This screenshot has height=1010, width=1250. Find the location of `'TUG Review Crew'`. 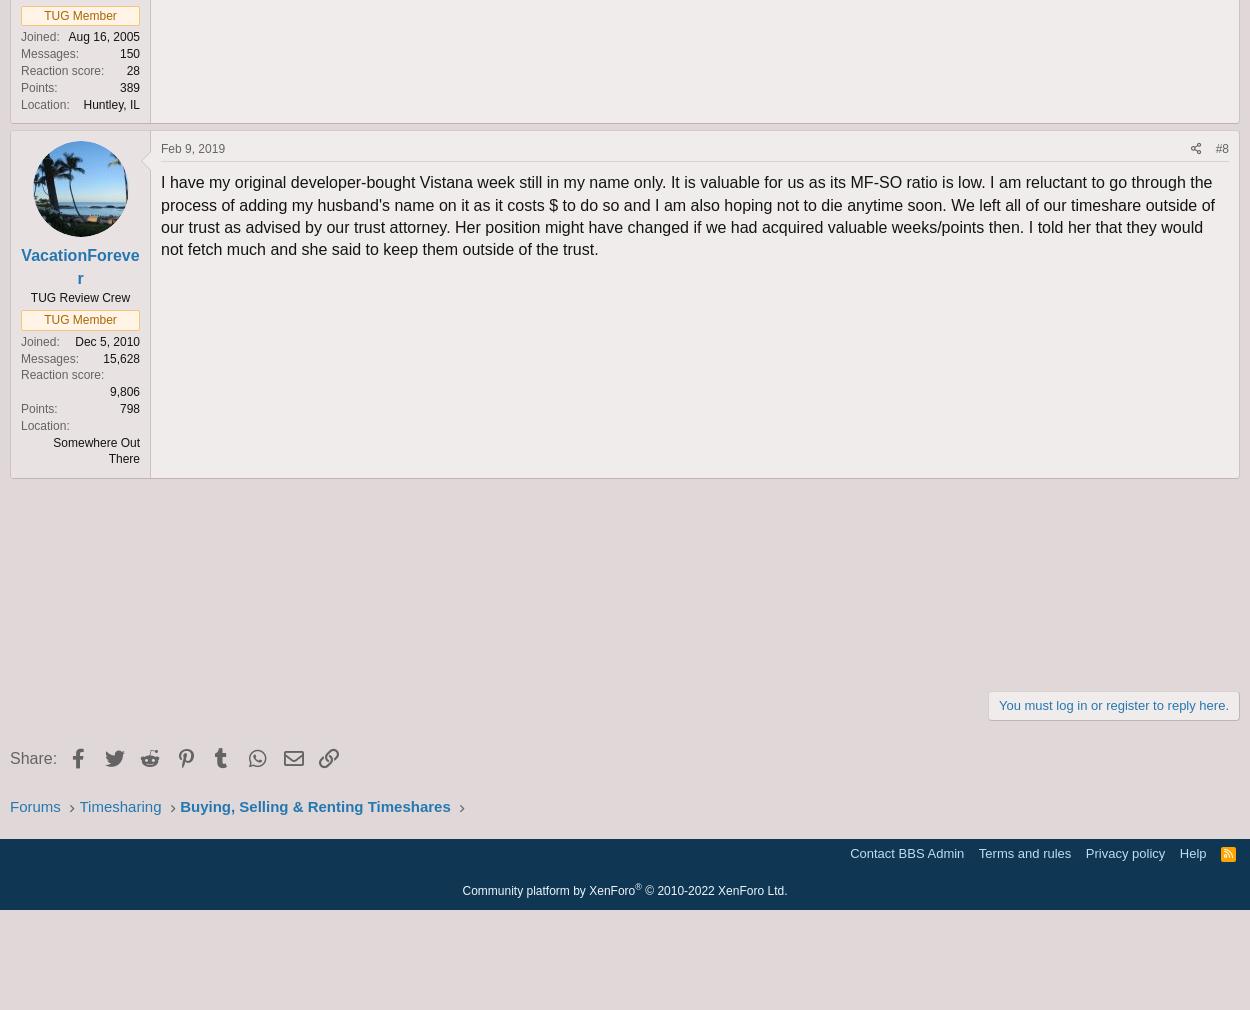

'TUG Review Crew' is located at coordinates (79, 297).